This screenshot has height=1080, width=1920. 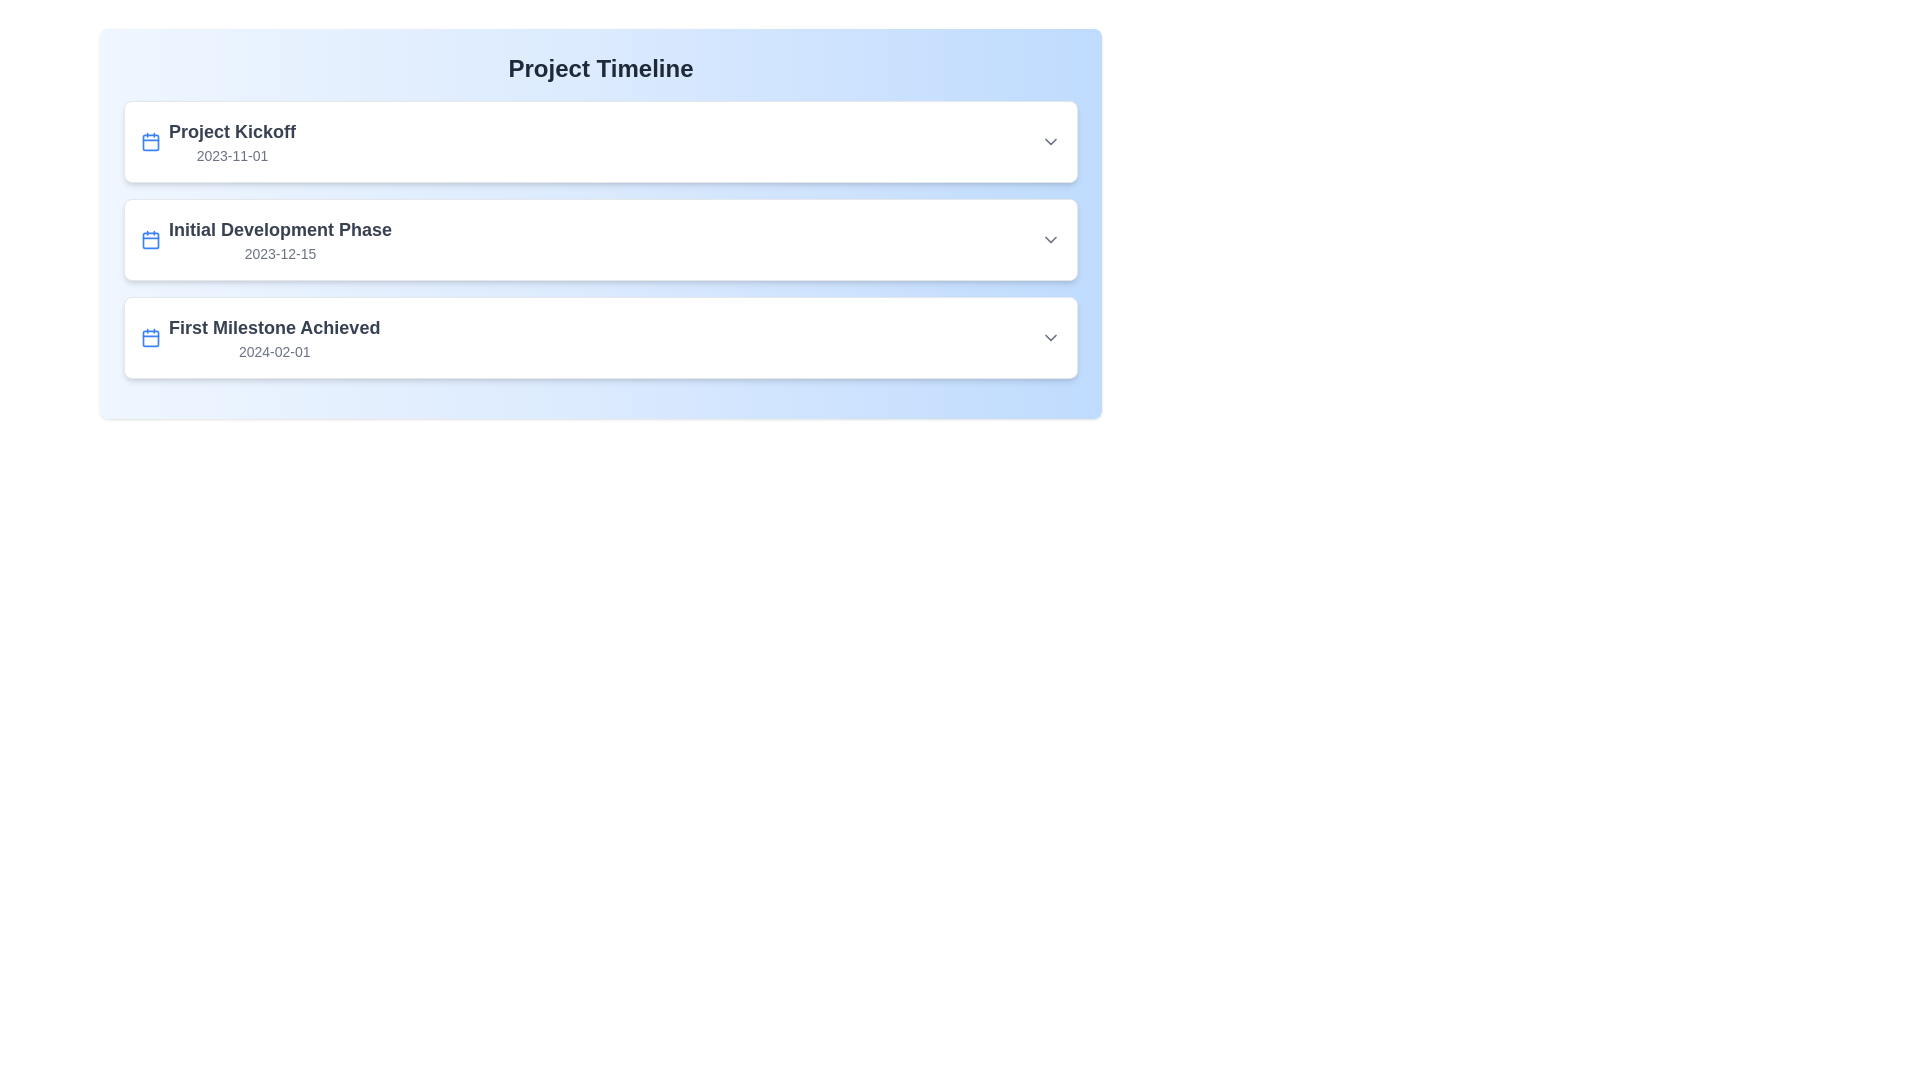 What do you see at coordinates (599, 337) in the screenshot?
I see `the third Timeline Item displaying 'First Milestone Achieved'` at bounding box center [599, 337].